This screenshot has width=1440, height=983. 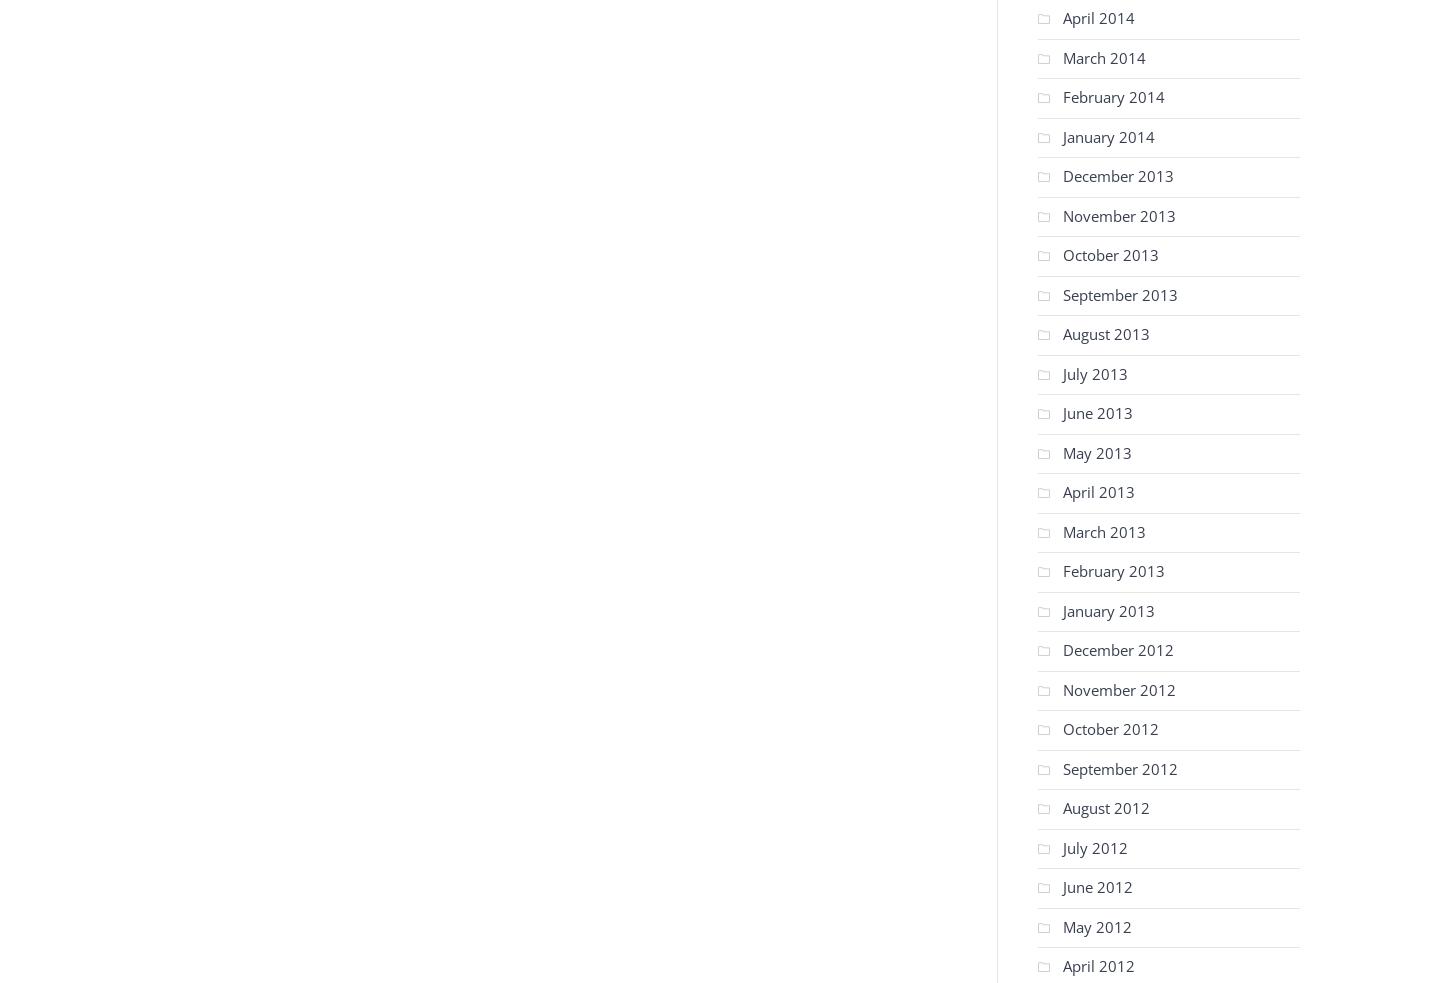 What do you see at coordinates (1107, 609) in the screenshot?
I see `'January 2013'` at bounding box center [1107, 609].